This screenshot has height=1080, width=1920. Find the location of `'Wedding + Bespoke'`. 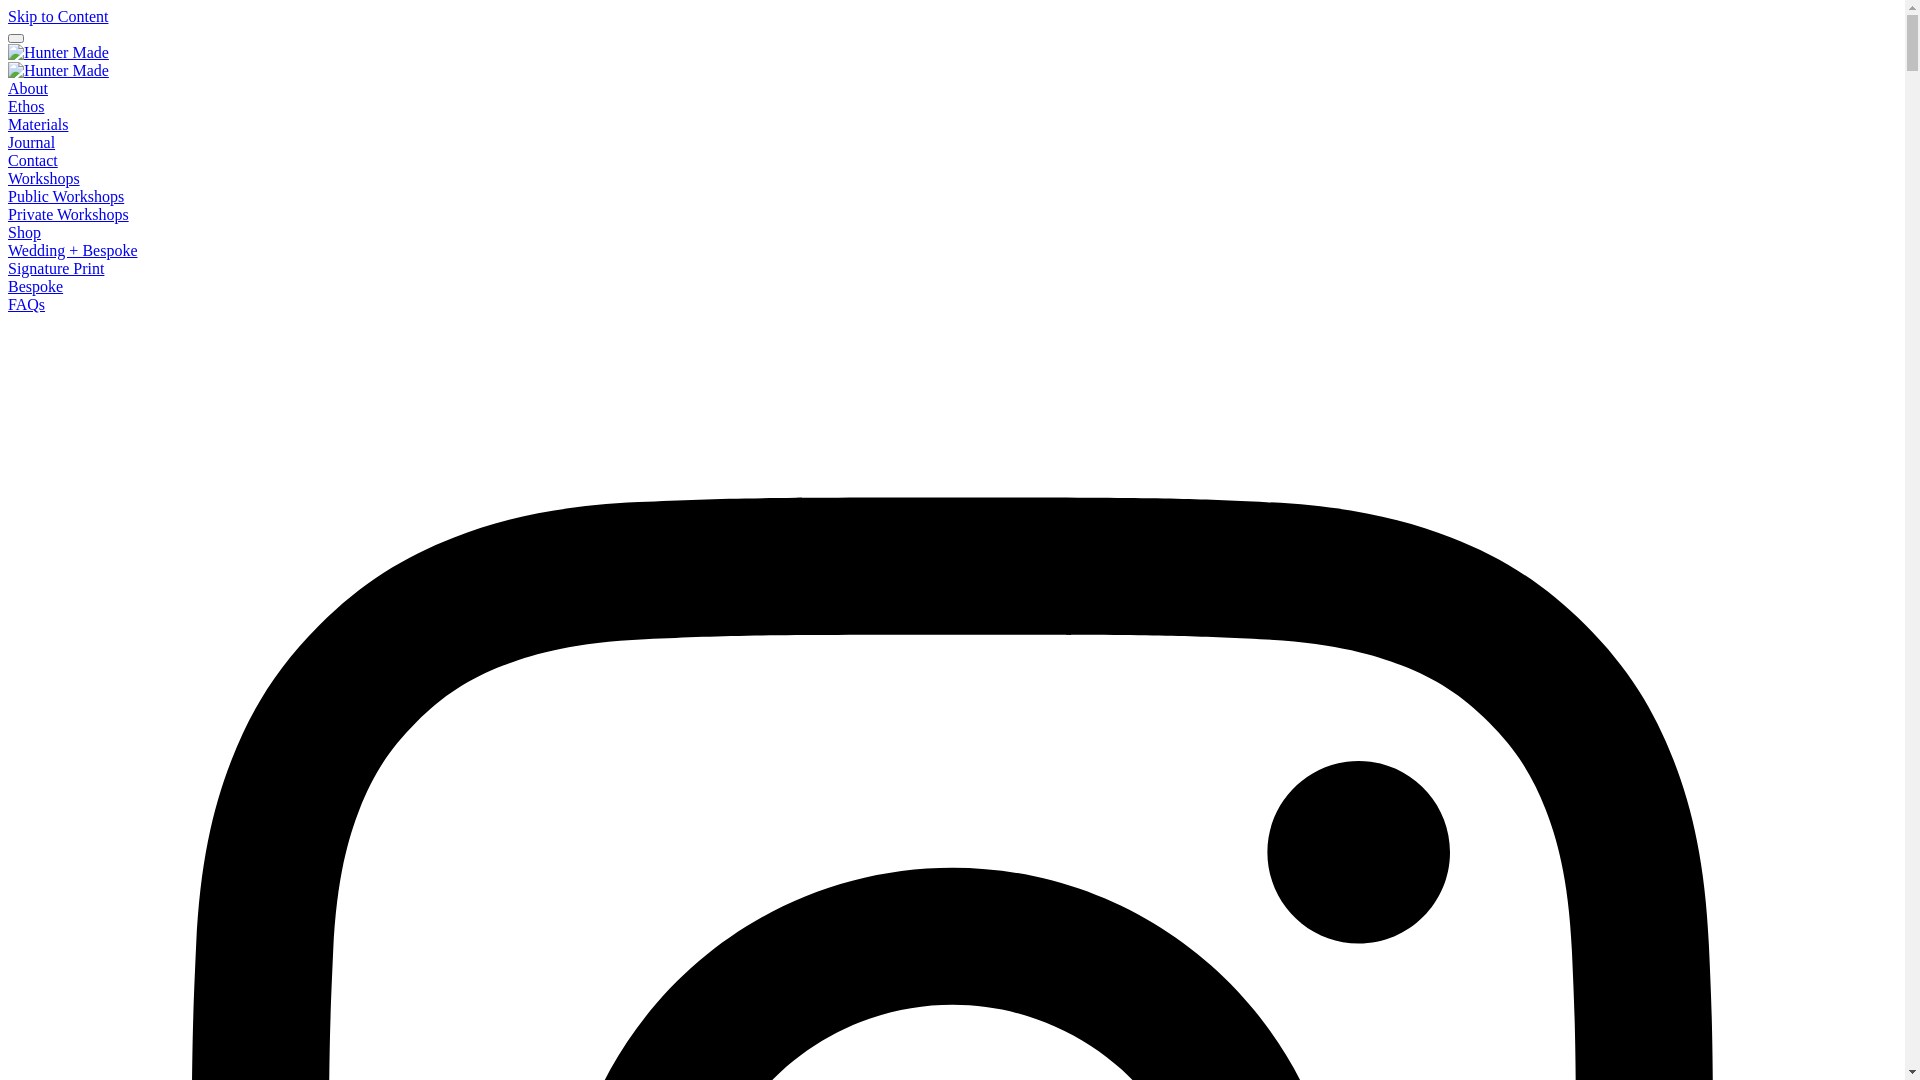

'Wedding + Bespoke' is located at coordinates (72, 249).